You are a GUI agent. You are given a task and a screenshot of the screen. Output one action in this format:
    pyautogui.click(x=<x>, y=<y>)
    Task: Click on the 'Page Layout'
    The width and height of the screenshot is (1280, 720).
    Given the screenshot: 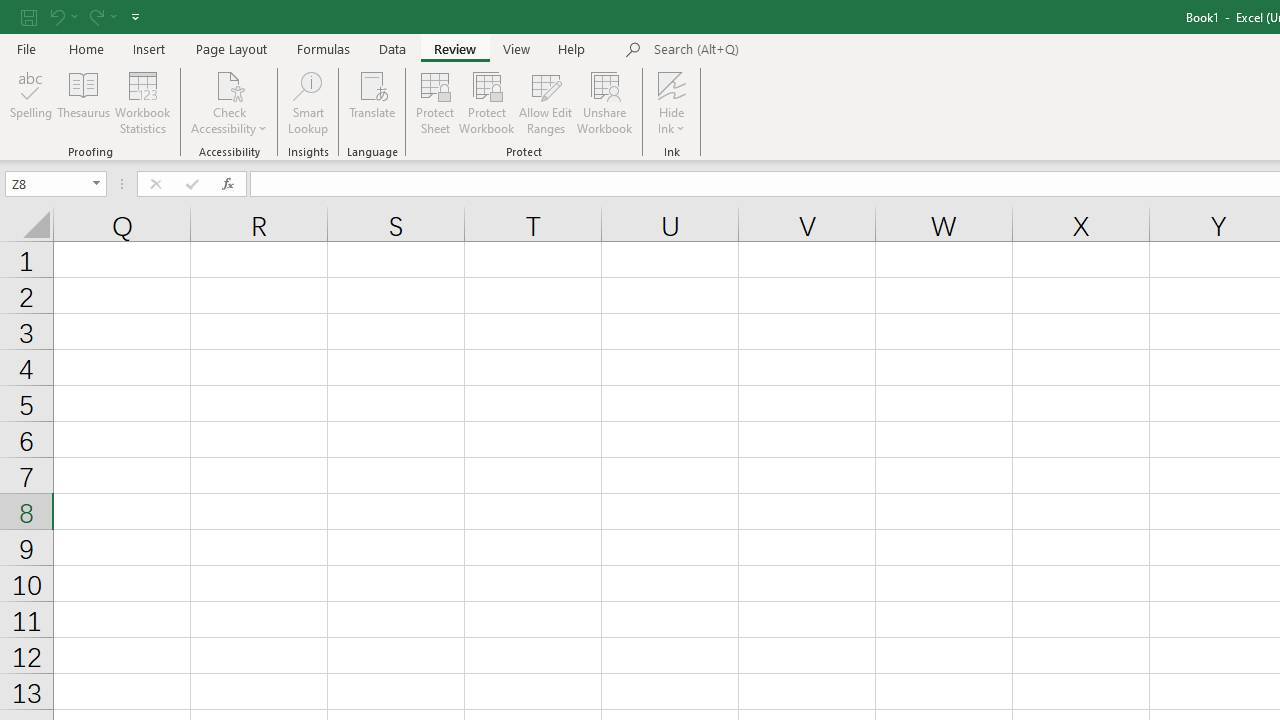 What is the action you would take?
    pyautogui.click(x=231, y=48)
    